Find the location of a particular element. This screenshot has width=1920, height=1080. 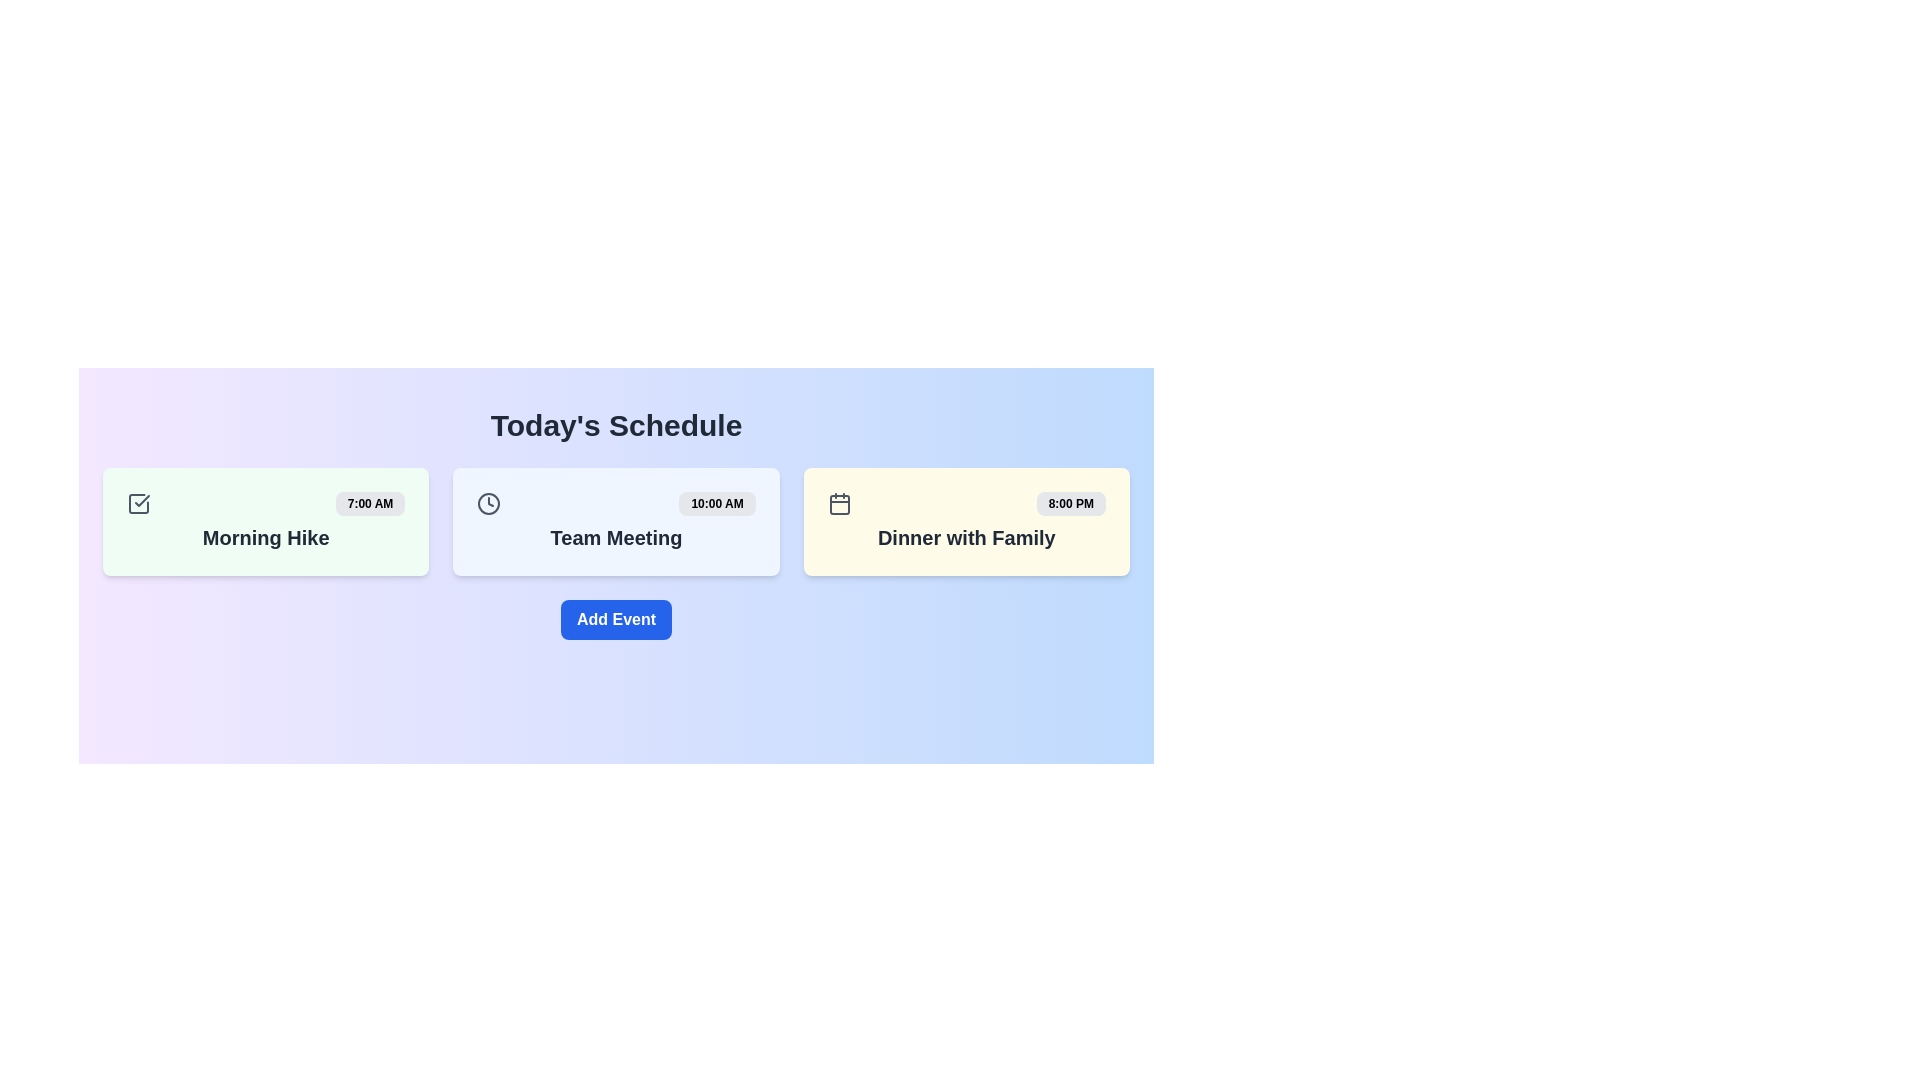

the calendar icon located to the left of the text 'Dinner with Family' within the third card of event cards is located at coordinates (839, 503).